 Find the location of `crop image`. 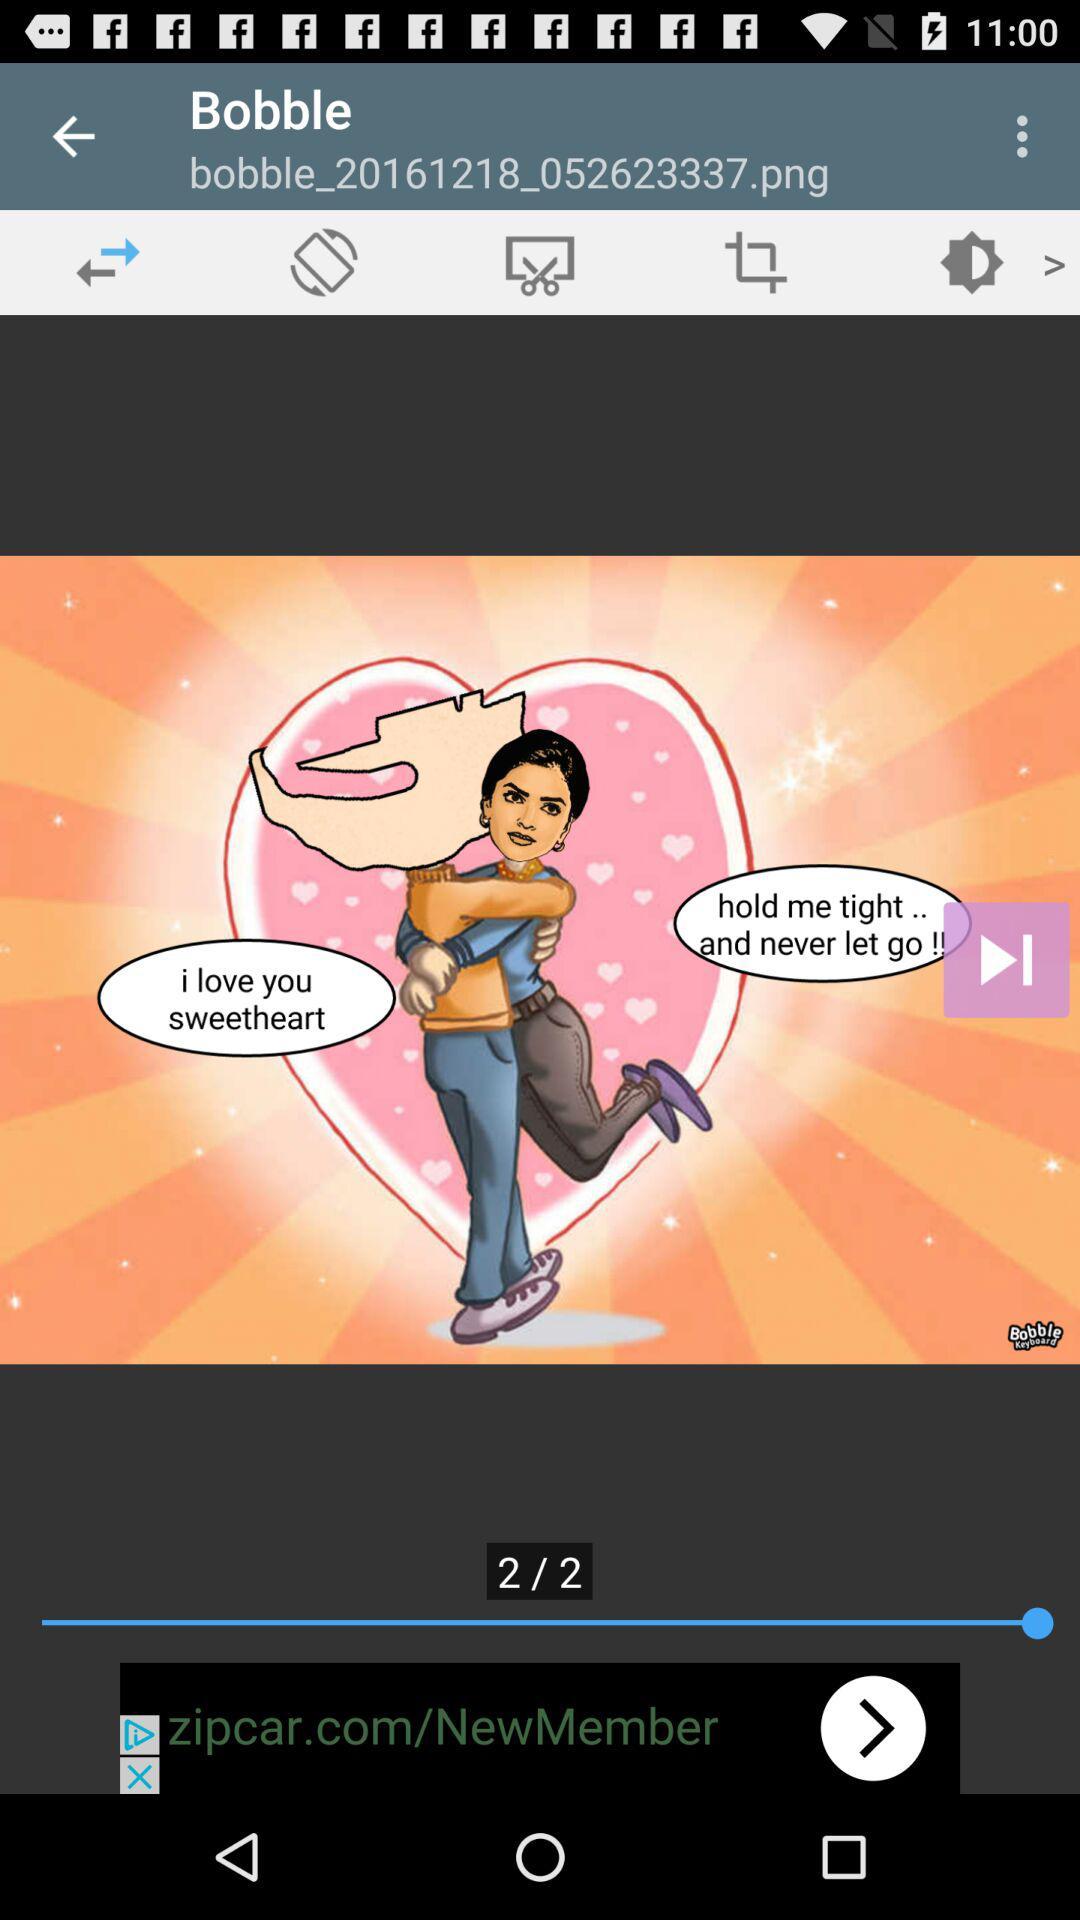

crop image is located at coordinates (540, 261).